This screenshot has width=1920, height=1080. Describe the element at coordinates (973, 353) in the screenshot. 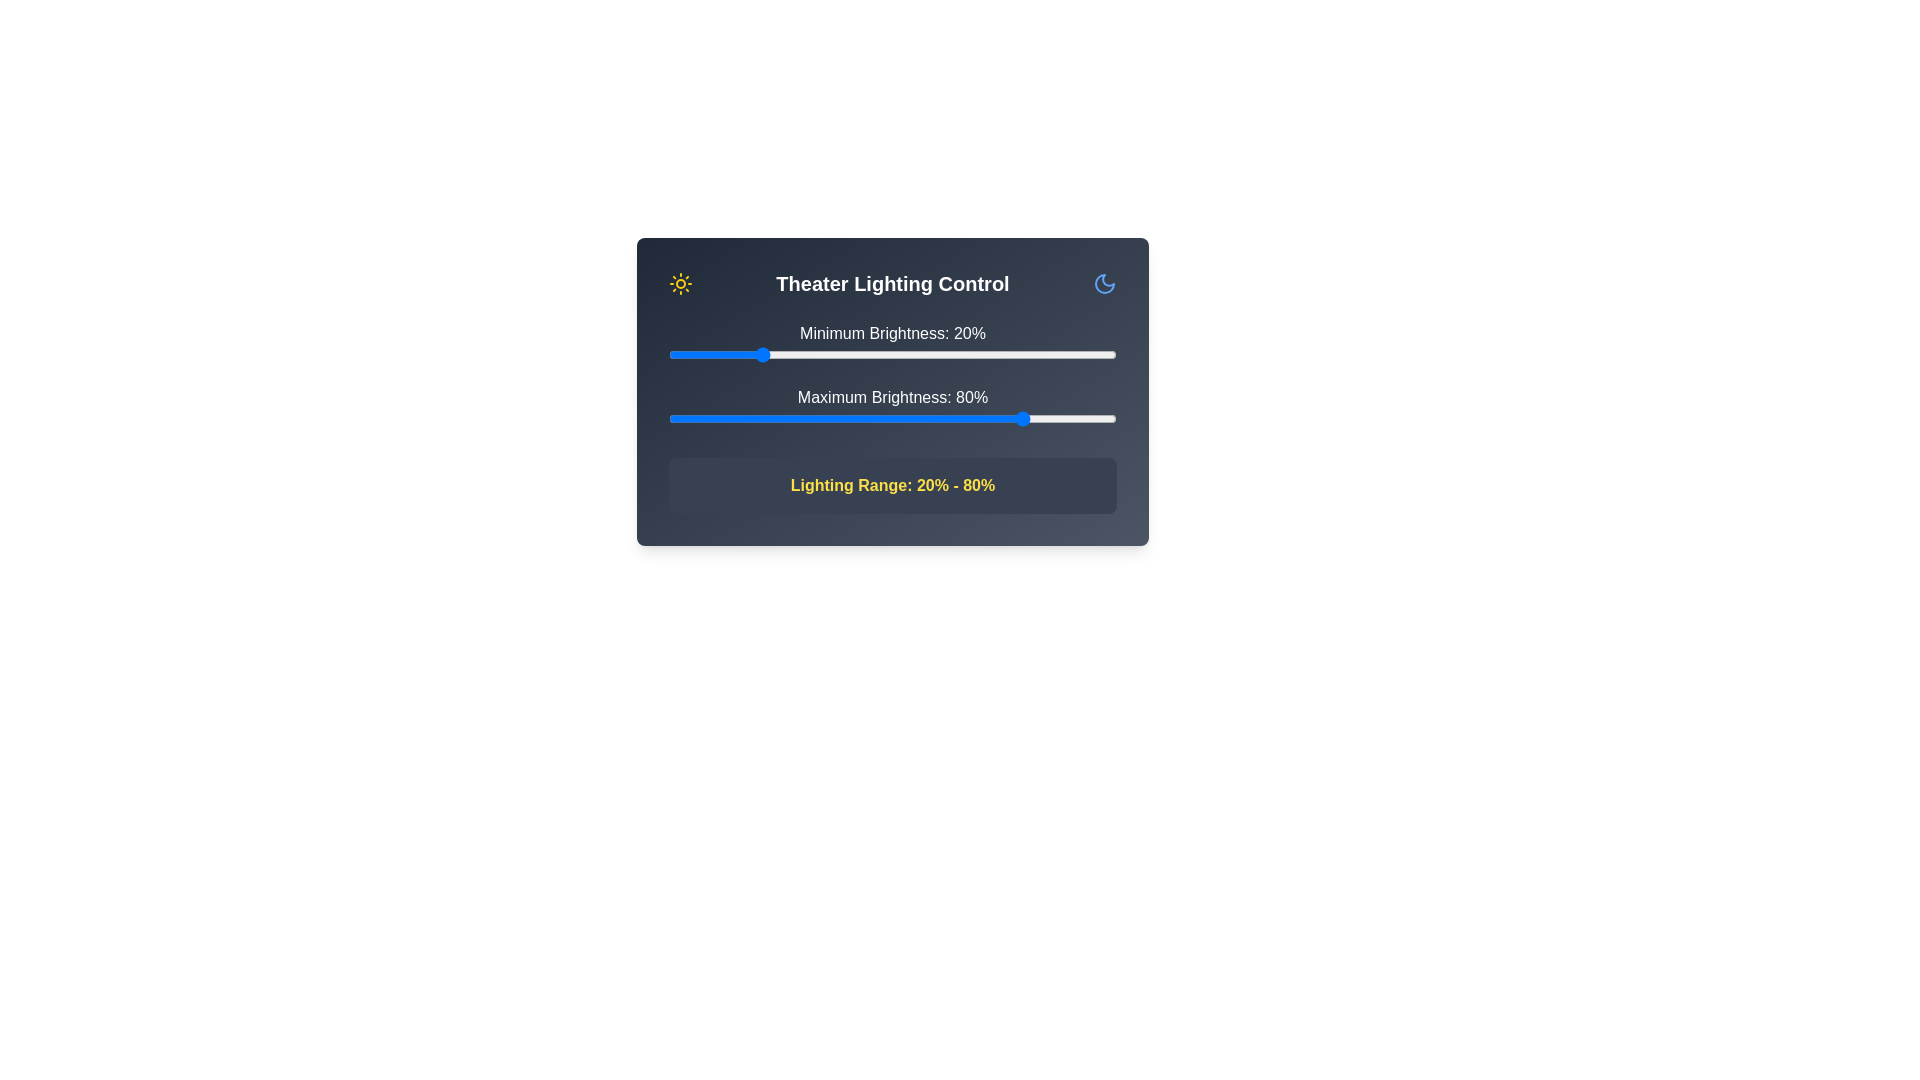

I see `the minimum brightness to 68% by interacting with the slider` at that location.